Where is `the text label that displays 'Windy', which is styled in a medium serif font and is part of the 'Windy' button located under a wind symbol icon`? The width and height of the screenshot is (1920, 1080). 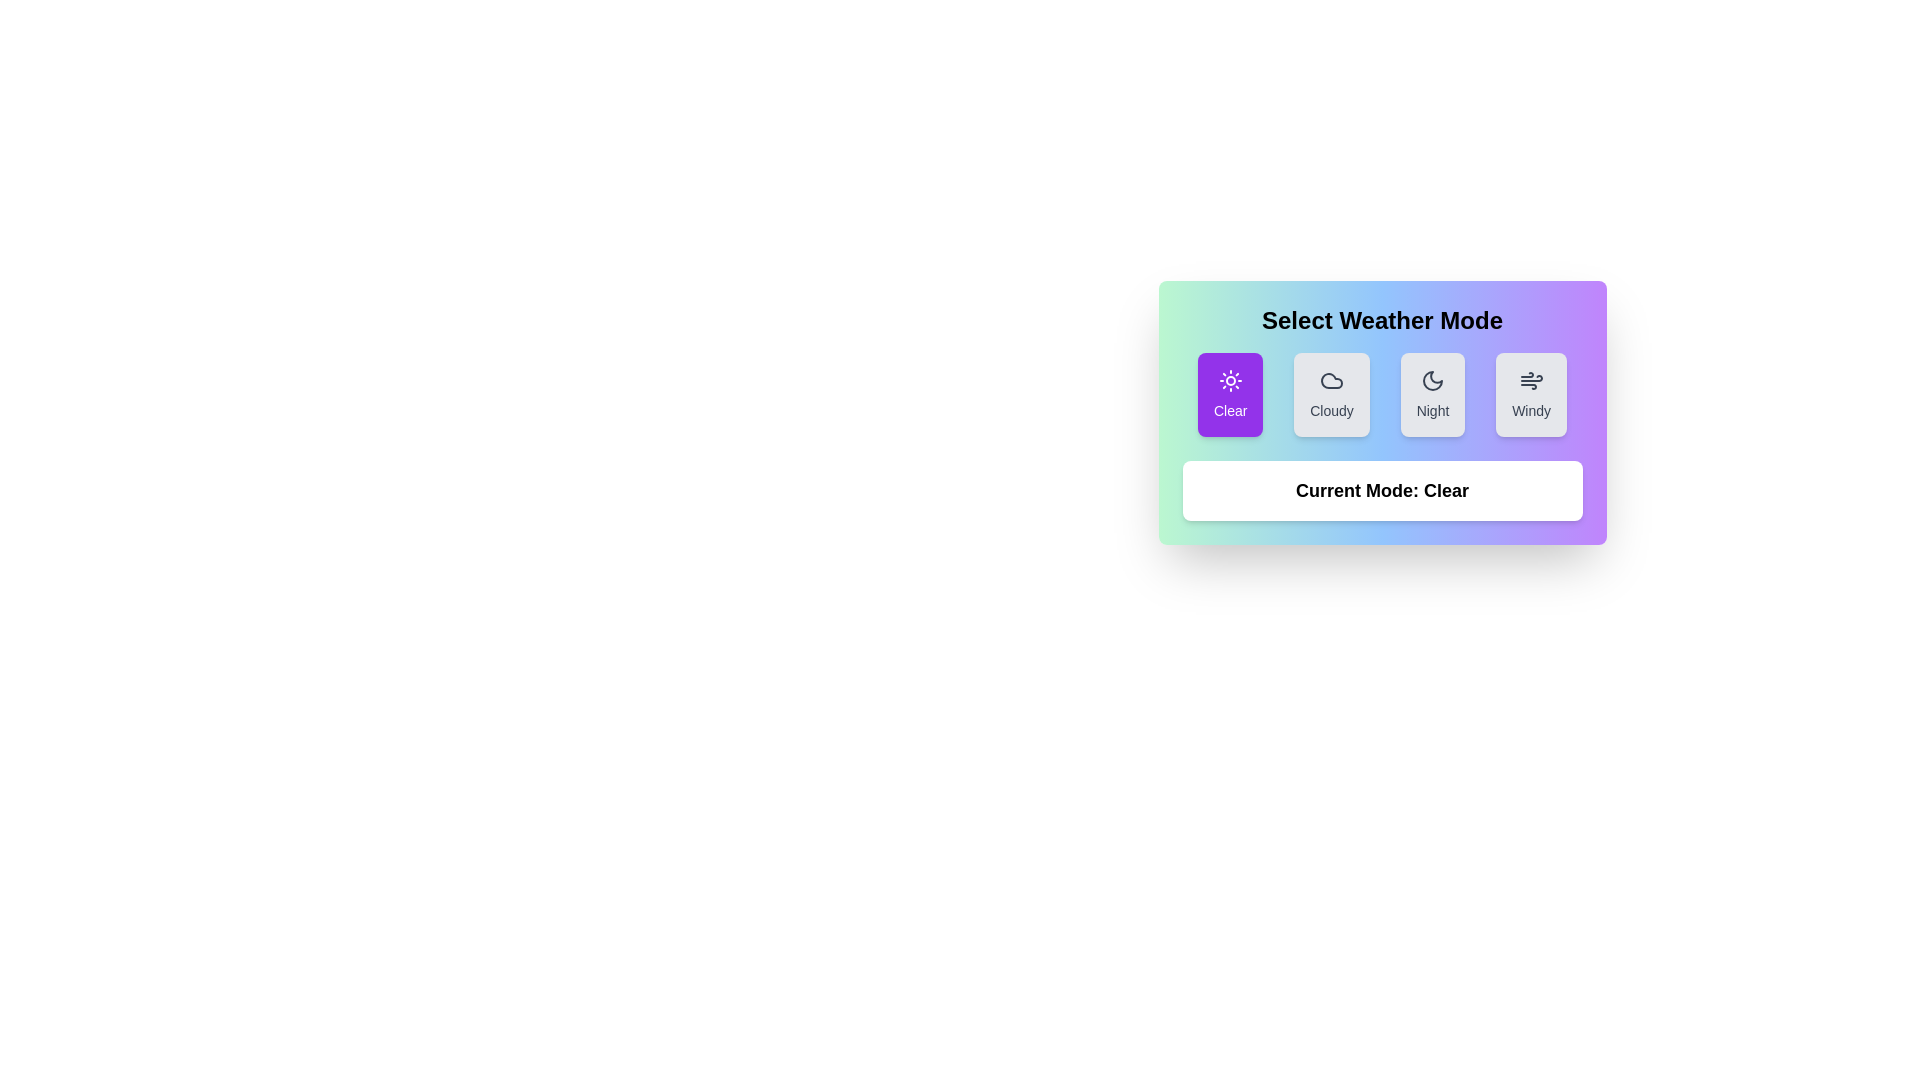
the text label that displays 'Windy', which is styled in a medium serif font and is part of the 'Windy' button located under a wind symbol icon is located at coordinates (1530, 410).